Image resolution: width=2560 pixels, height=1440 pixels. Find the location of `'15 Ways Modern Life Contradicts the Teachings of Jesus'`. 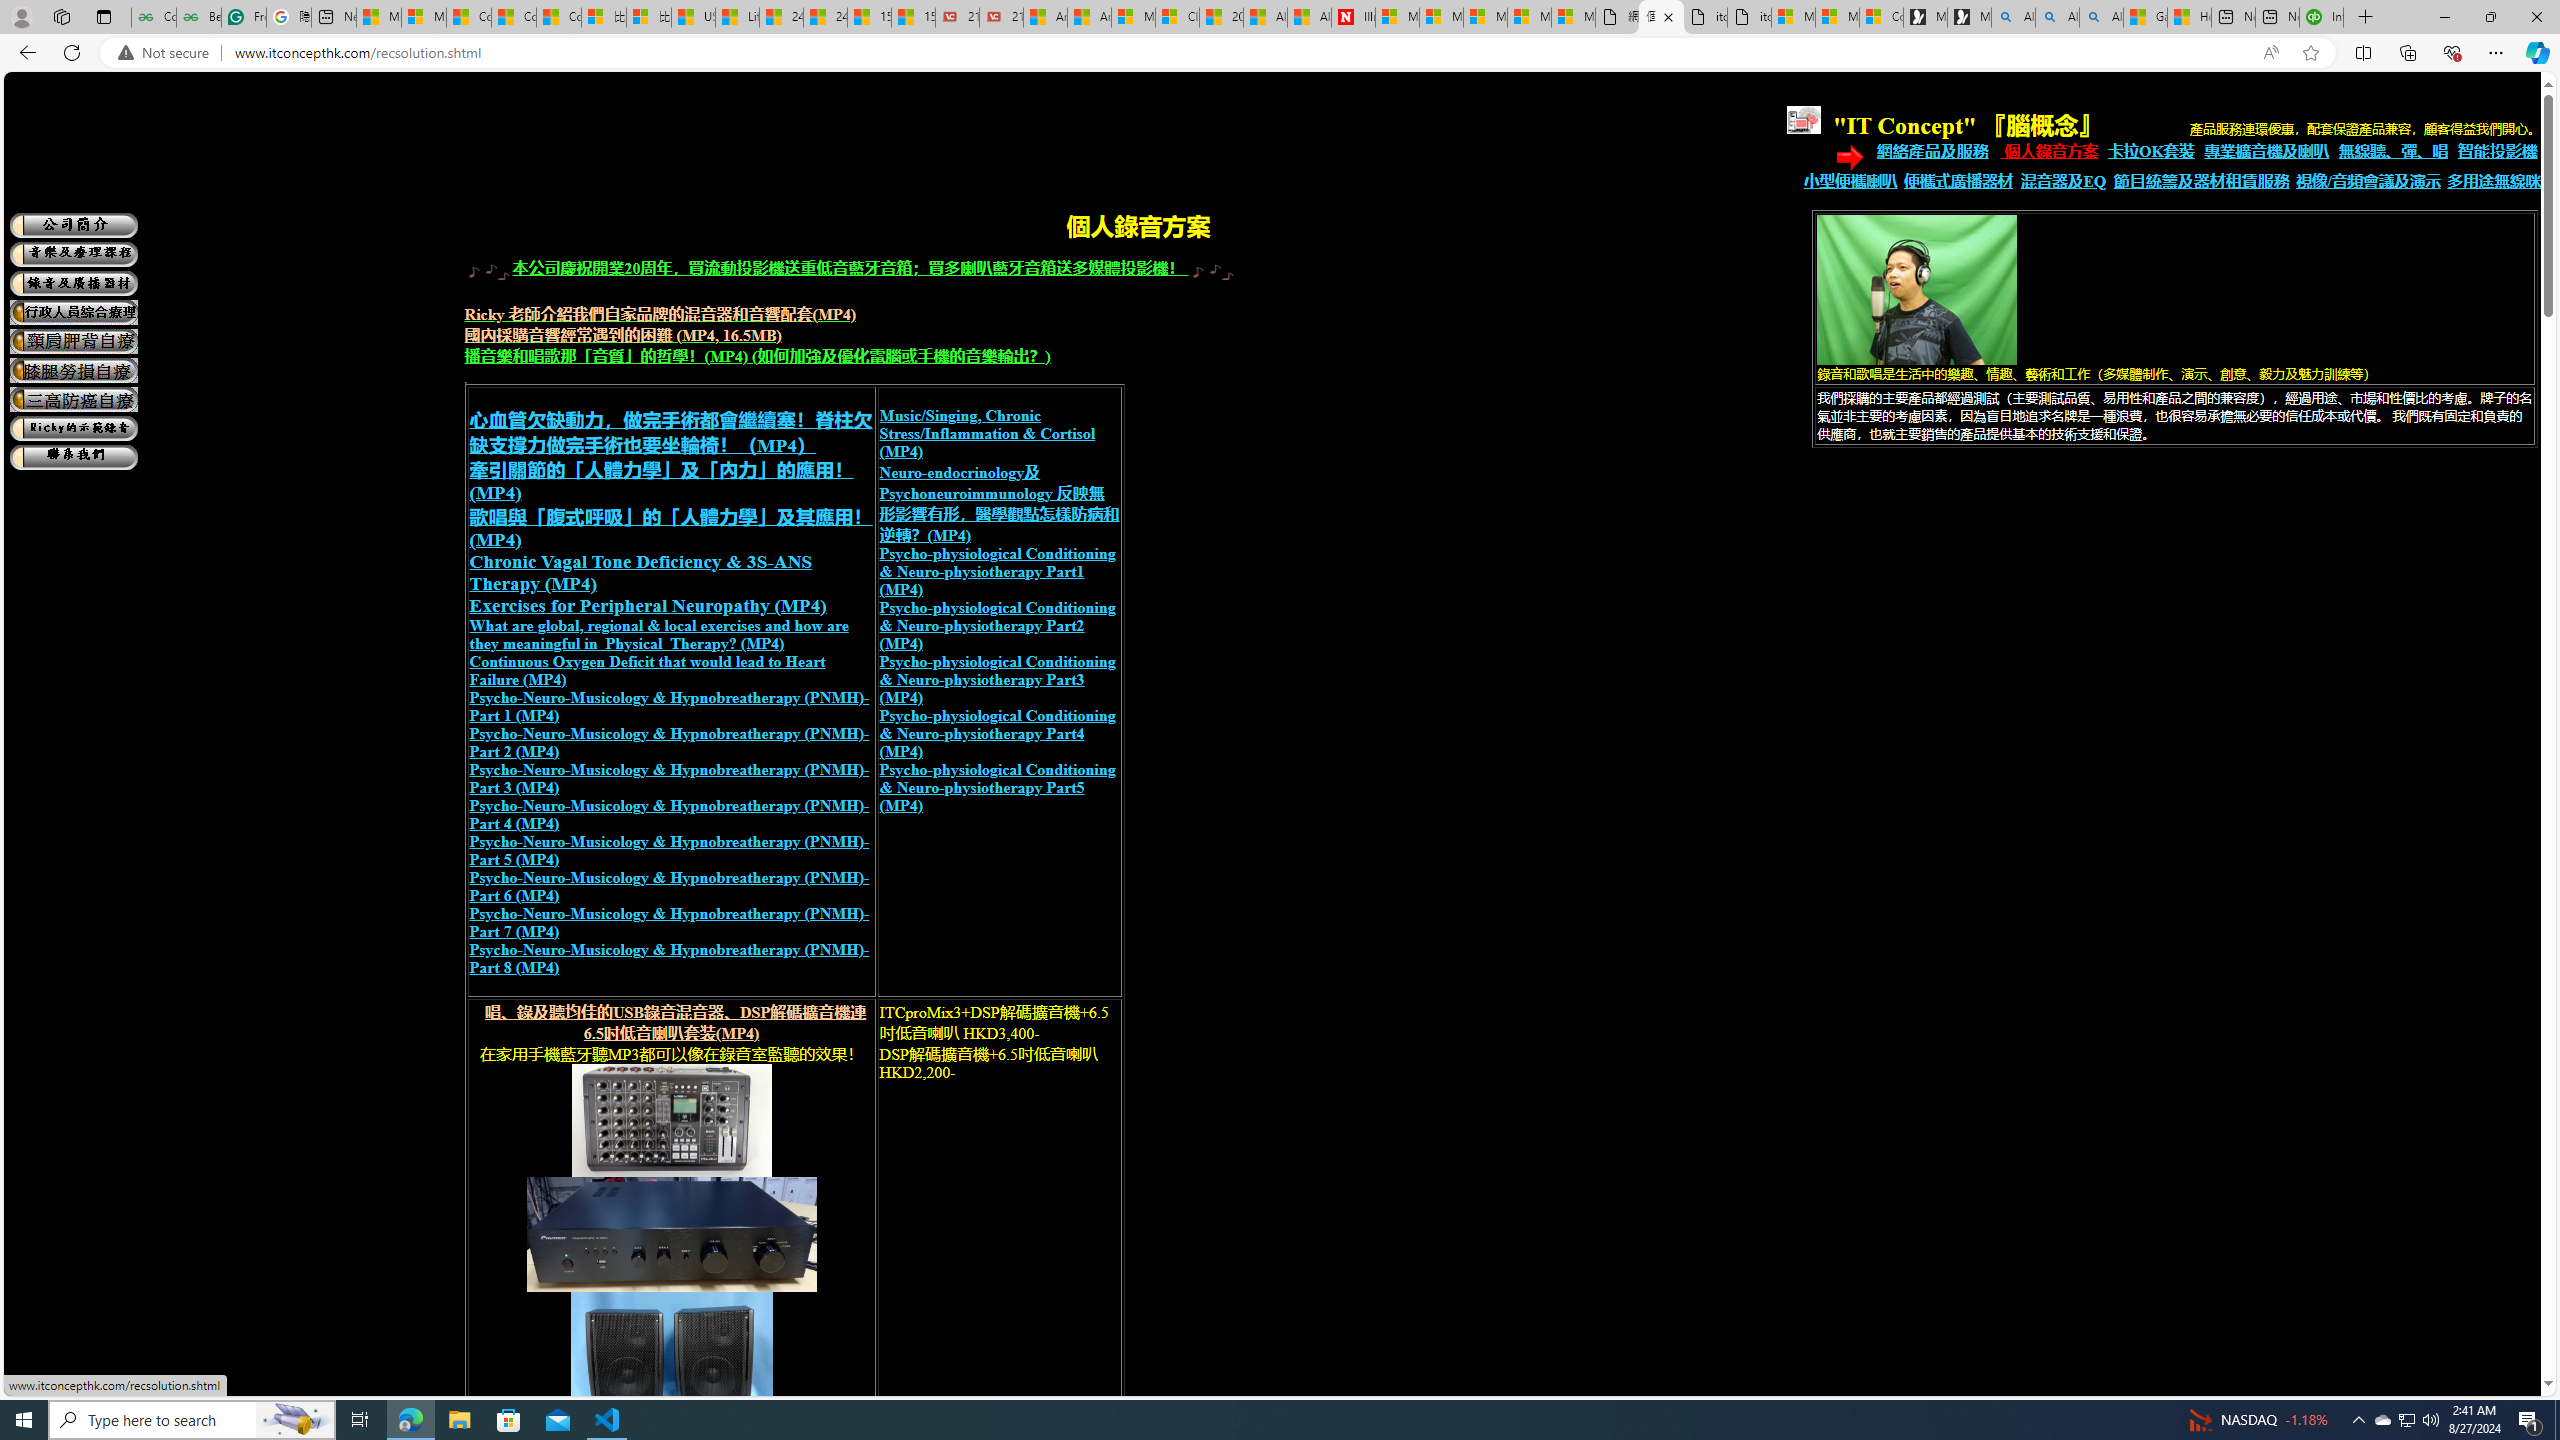

'15 Ways Modern Life Contradicts the Teachings of Jesus' is located at coordinates (913, 16).